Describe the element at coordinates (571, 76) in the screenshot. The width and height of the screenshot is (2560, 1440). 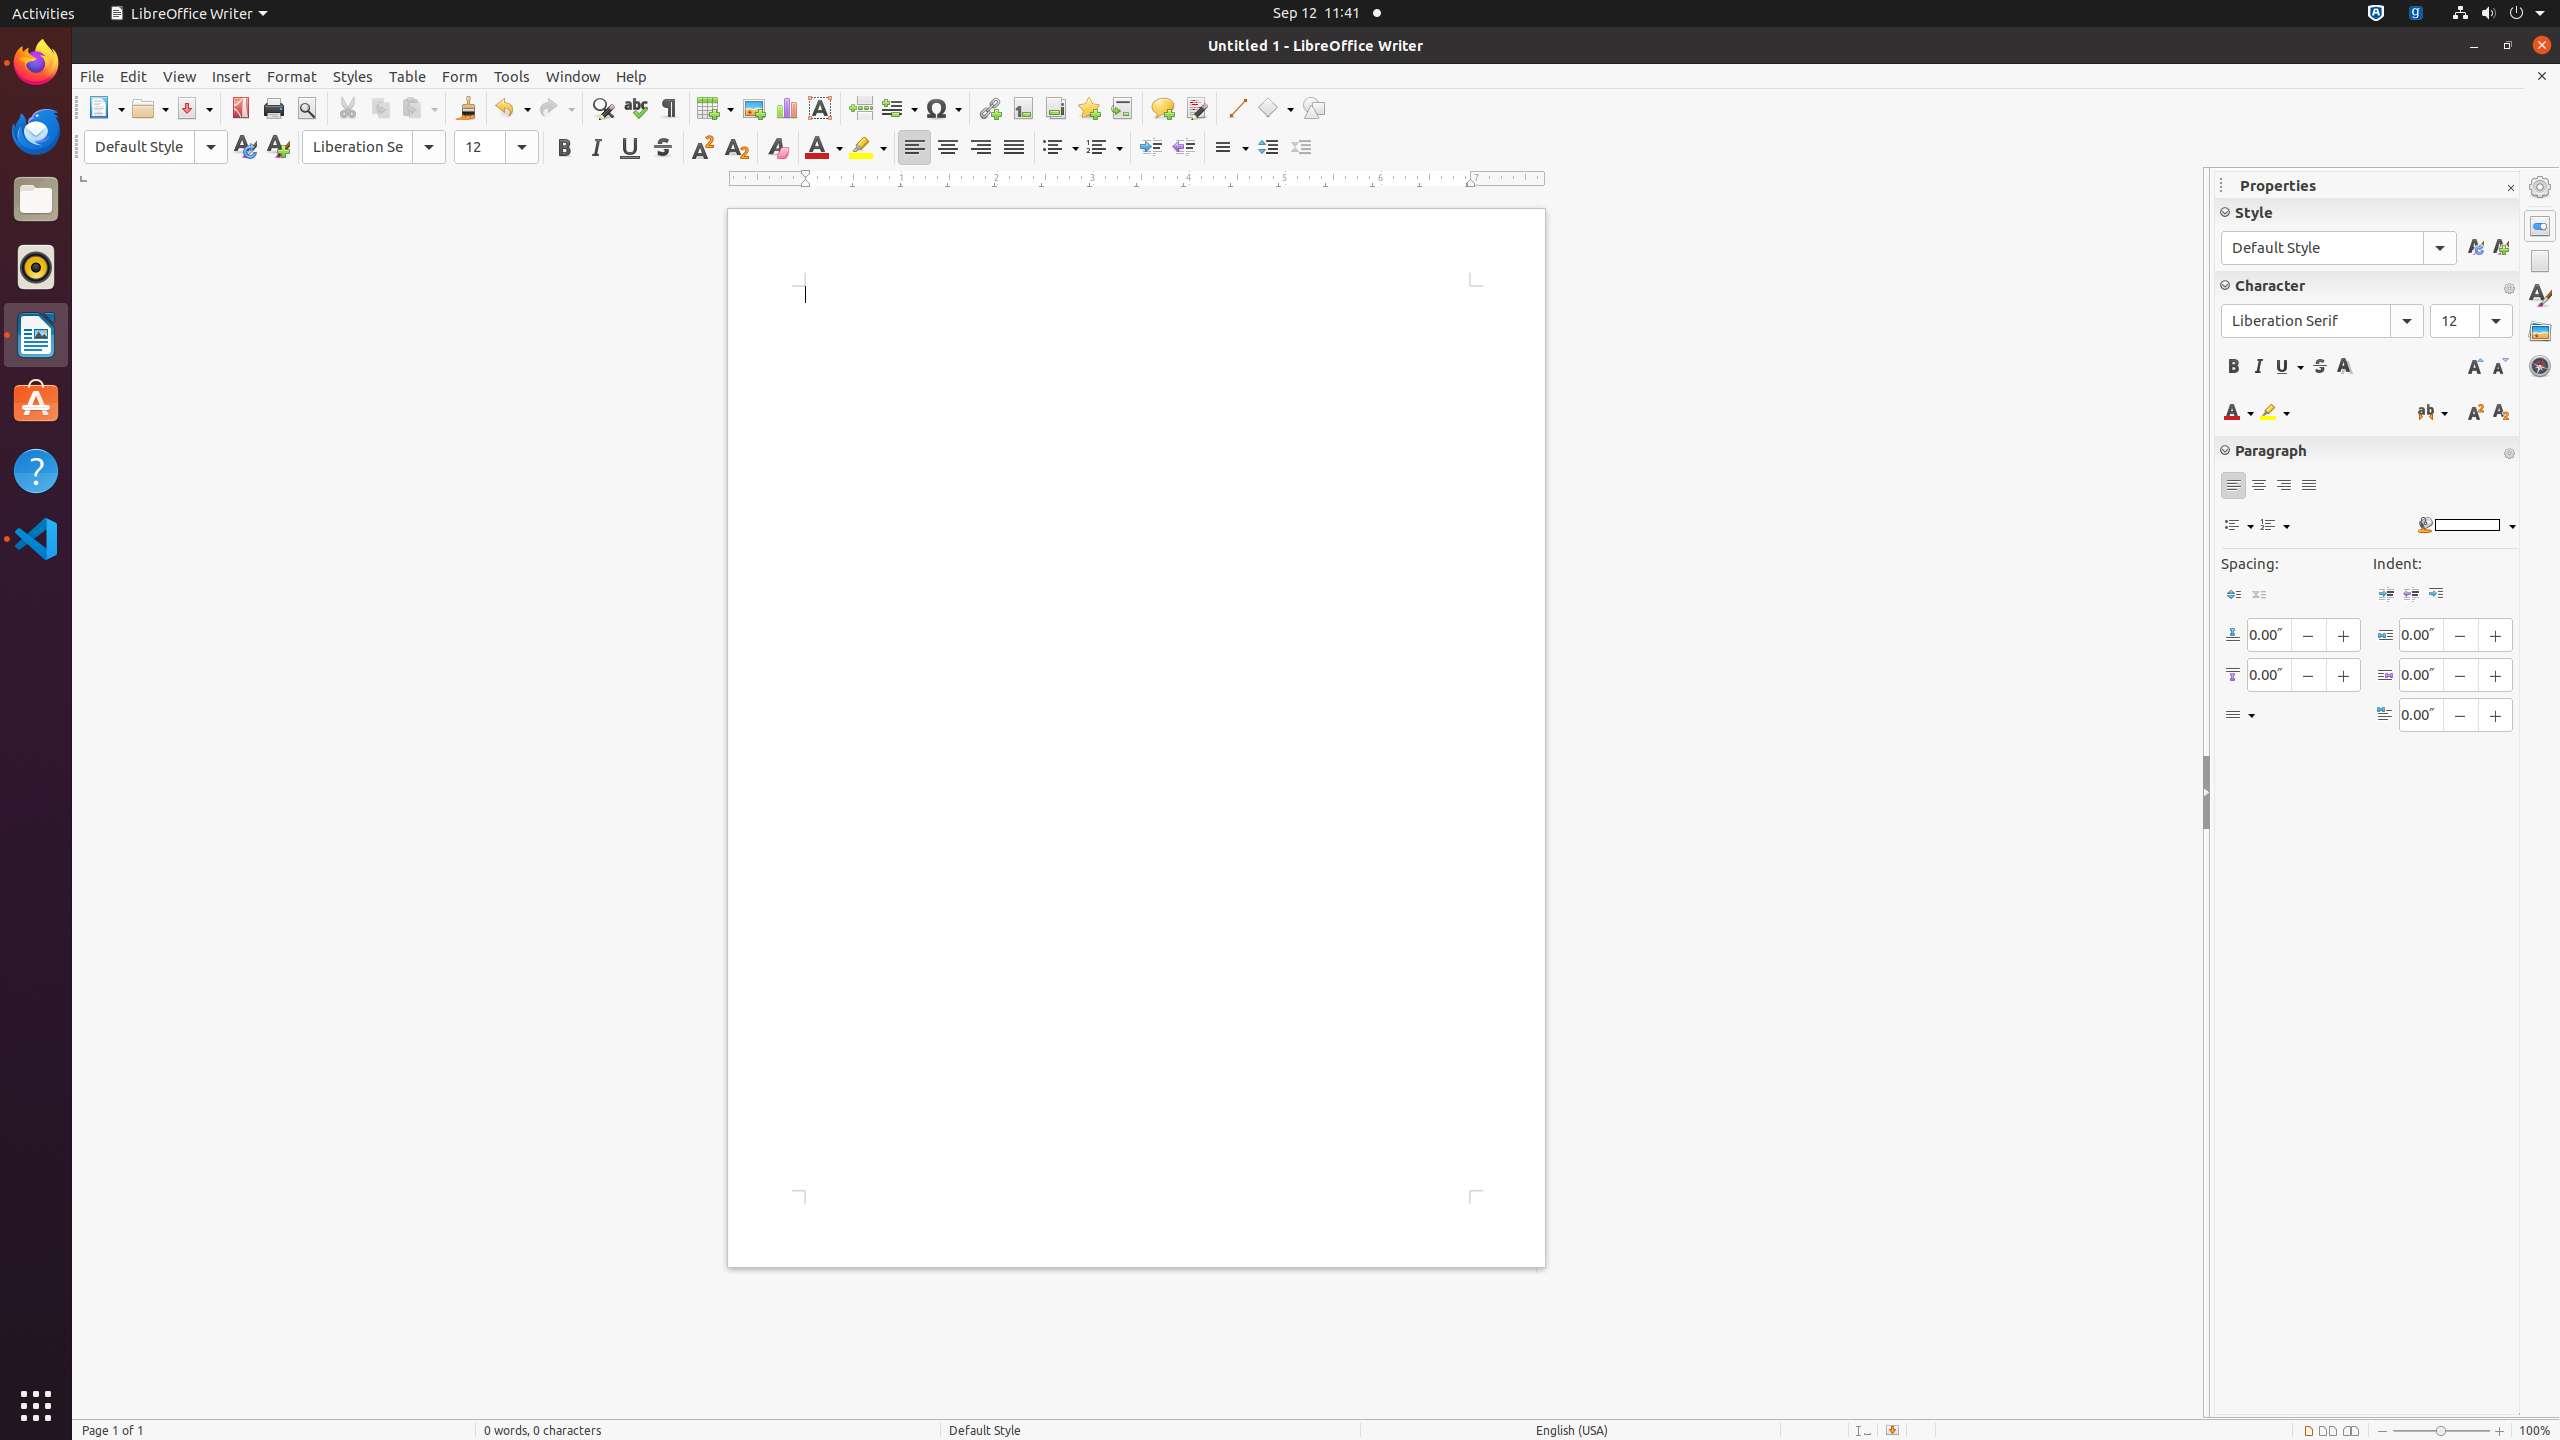
I see `'Window'` at that location.